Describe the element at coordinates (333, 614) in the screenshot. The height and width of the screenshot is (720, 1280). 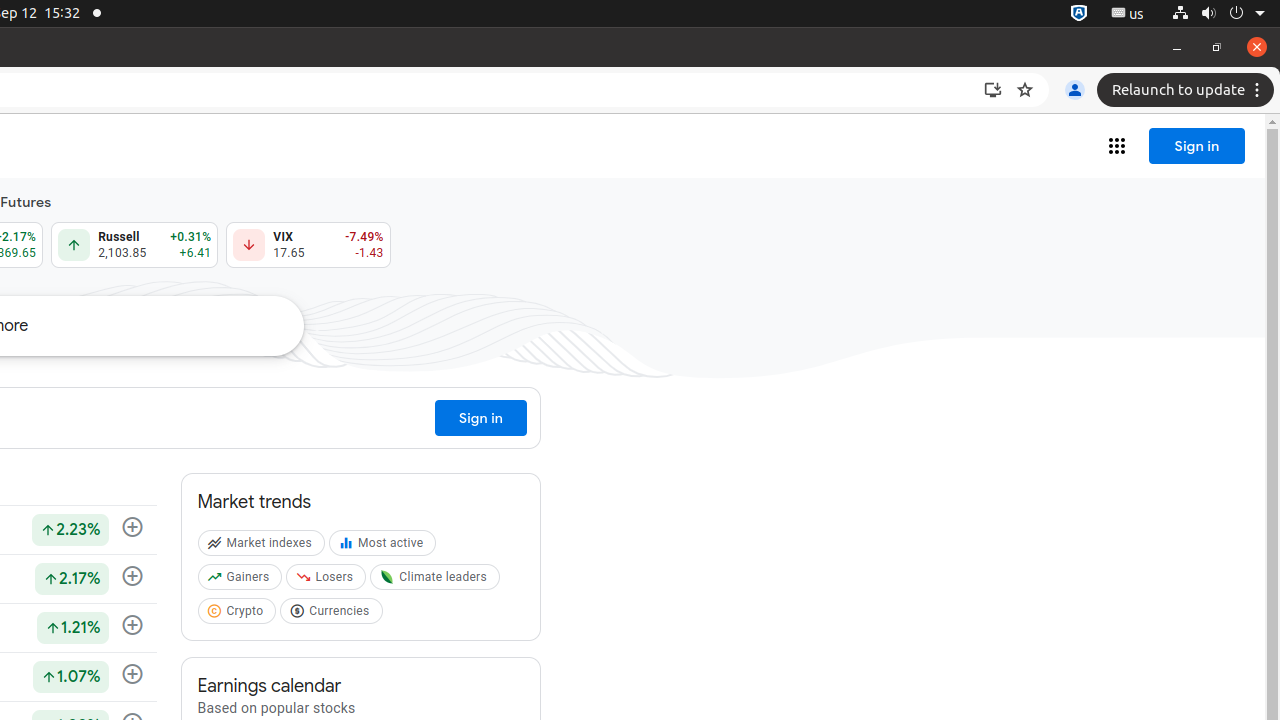
I see `'Currencies'` at that location.